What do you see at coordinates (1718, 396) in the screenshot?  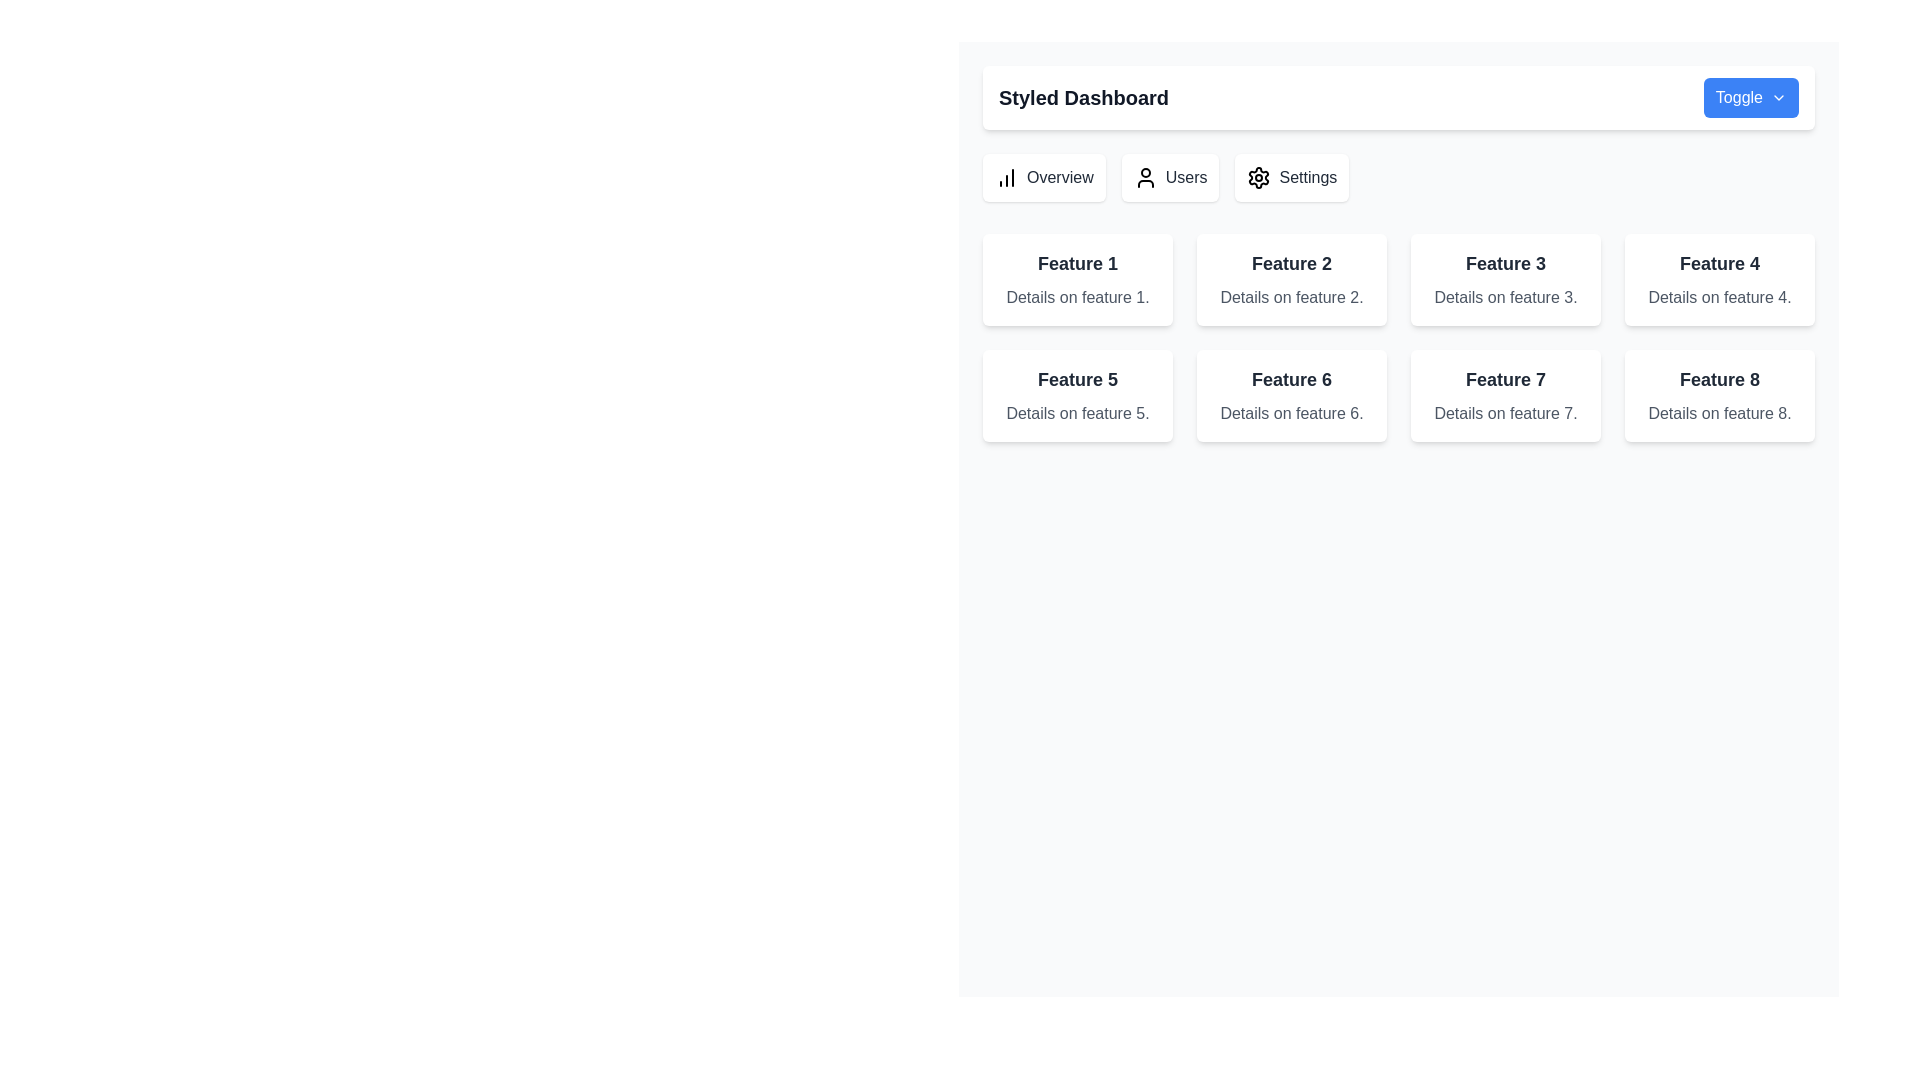 I see `the 'Feature 8' informational card located in the bottom-right corner of the grid layout, which has a white background and contains text in bold and lighter gray colors` at bounding box center [1718, 396].